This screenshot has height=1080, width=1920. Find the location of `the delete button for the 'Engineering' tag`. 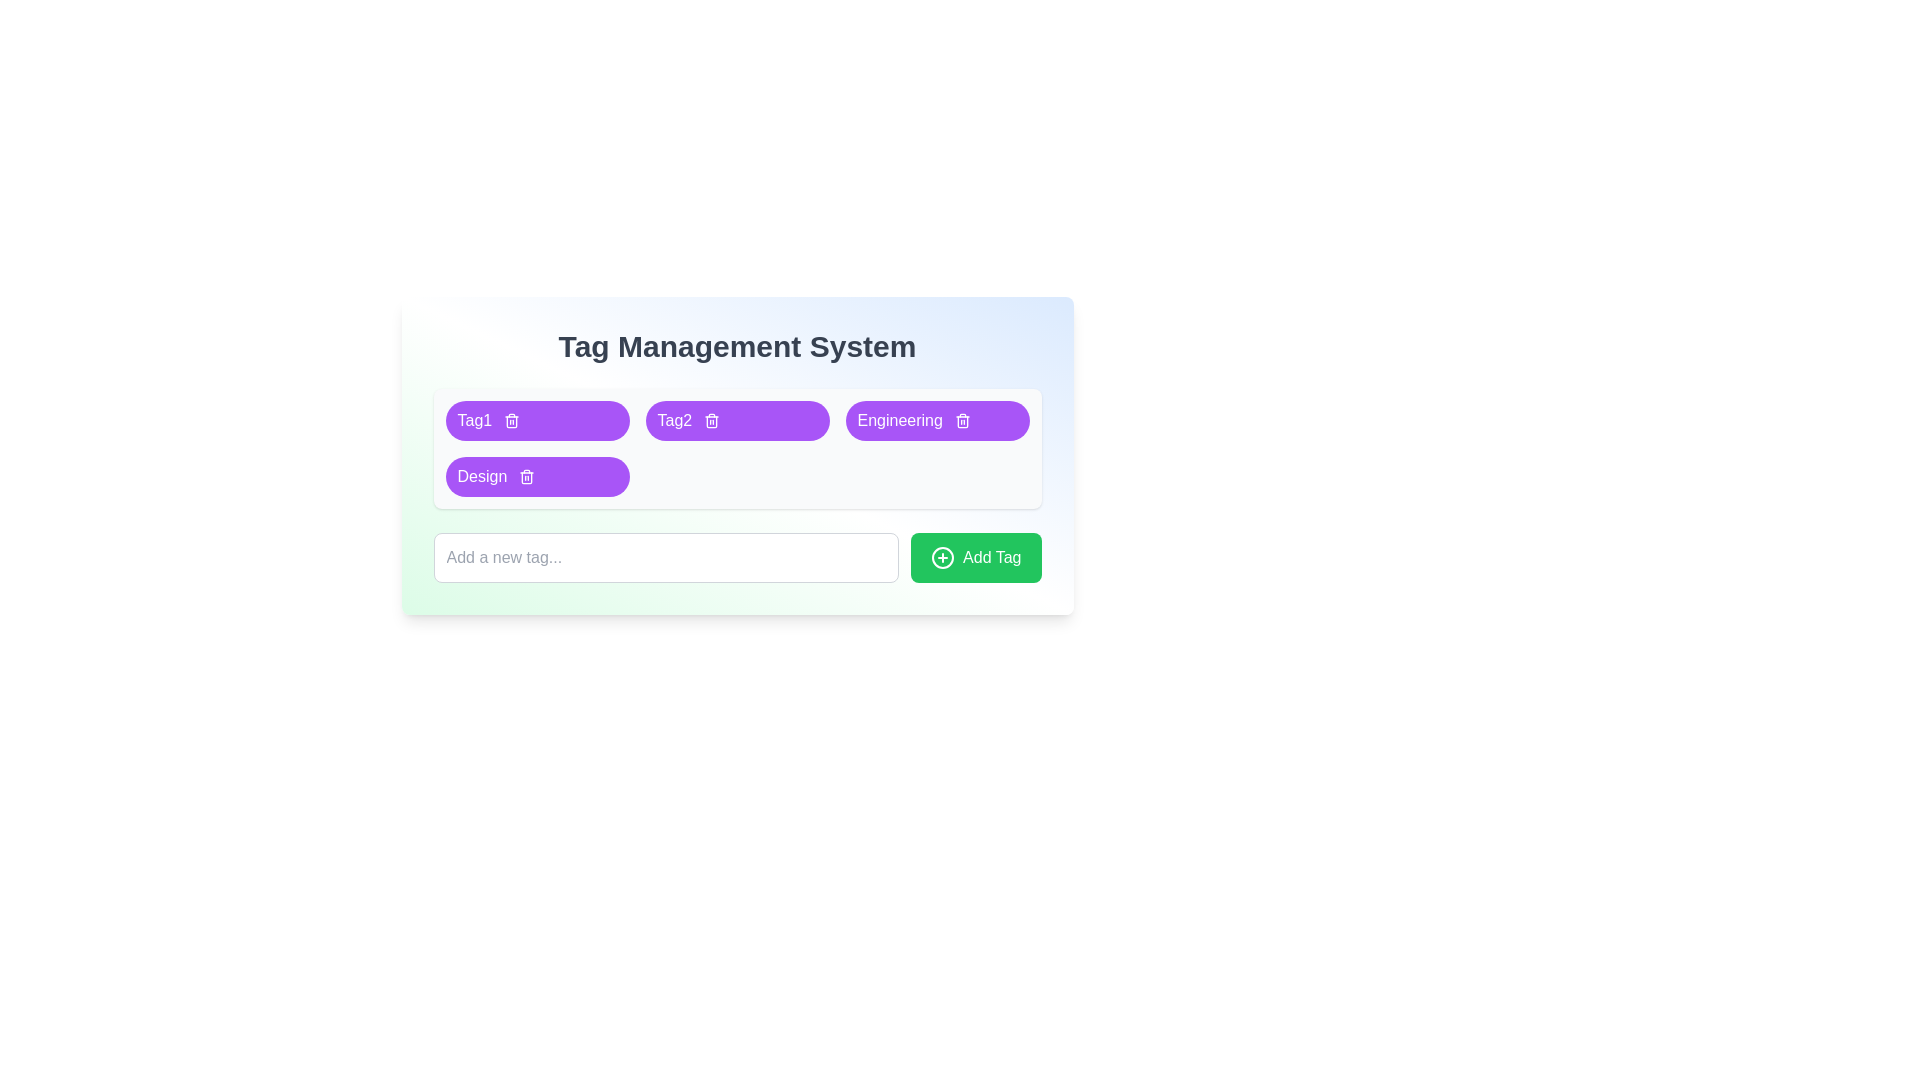

the delete button for the 'Engineering' tag is located at coordinates (962, 419).